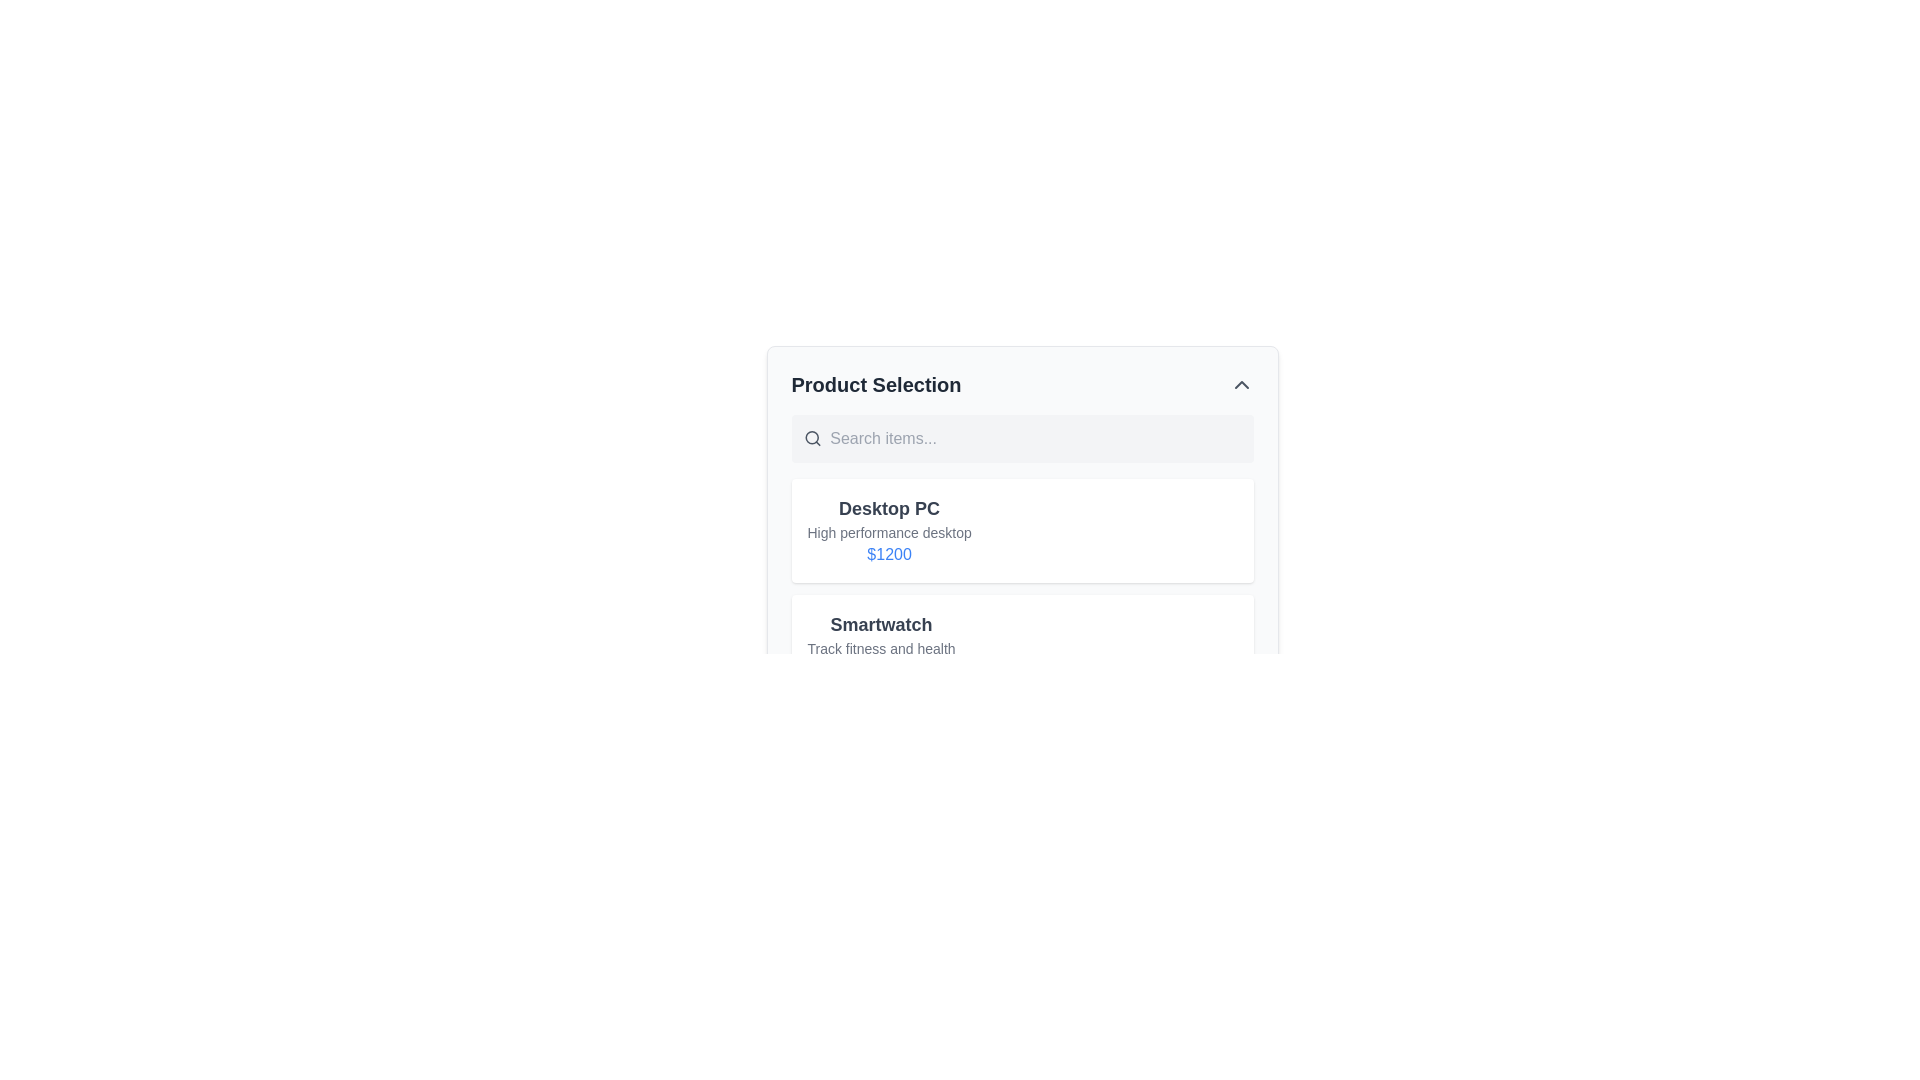  Describe the element at coordinates (888, 555) in the screenshot. I see `the price information text located at the bottom of the product details for 'Desktop PC' to read the price value` at that location.